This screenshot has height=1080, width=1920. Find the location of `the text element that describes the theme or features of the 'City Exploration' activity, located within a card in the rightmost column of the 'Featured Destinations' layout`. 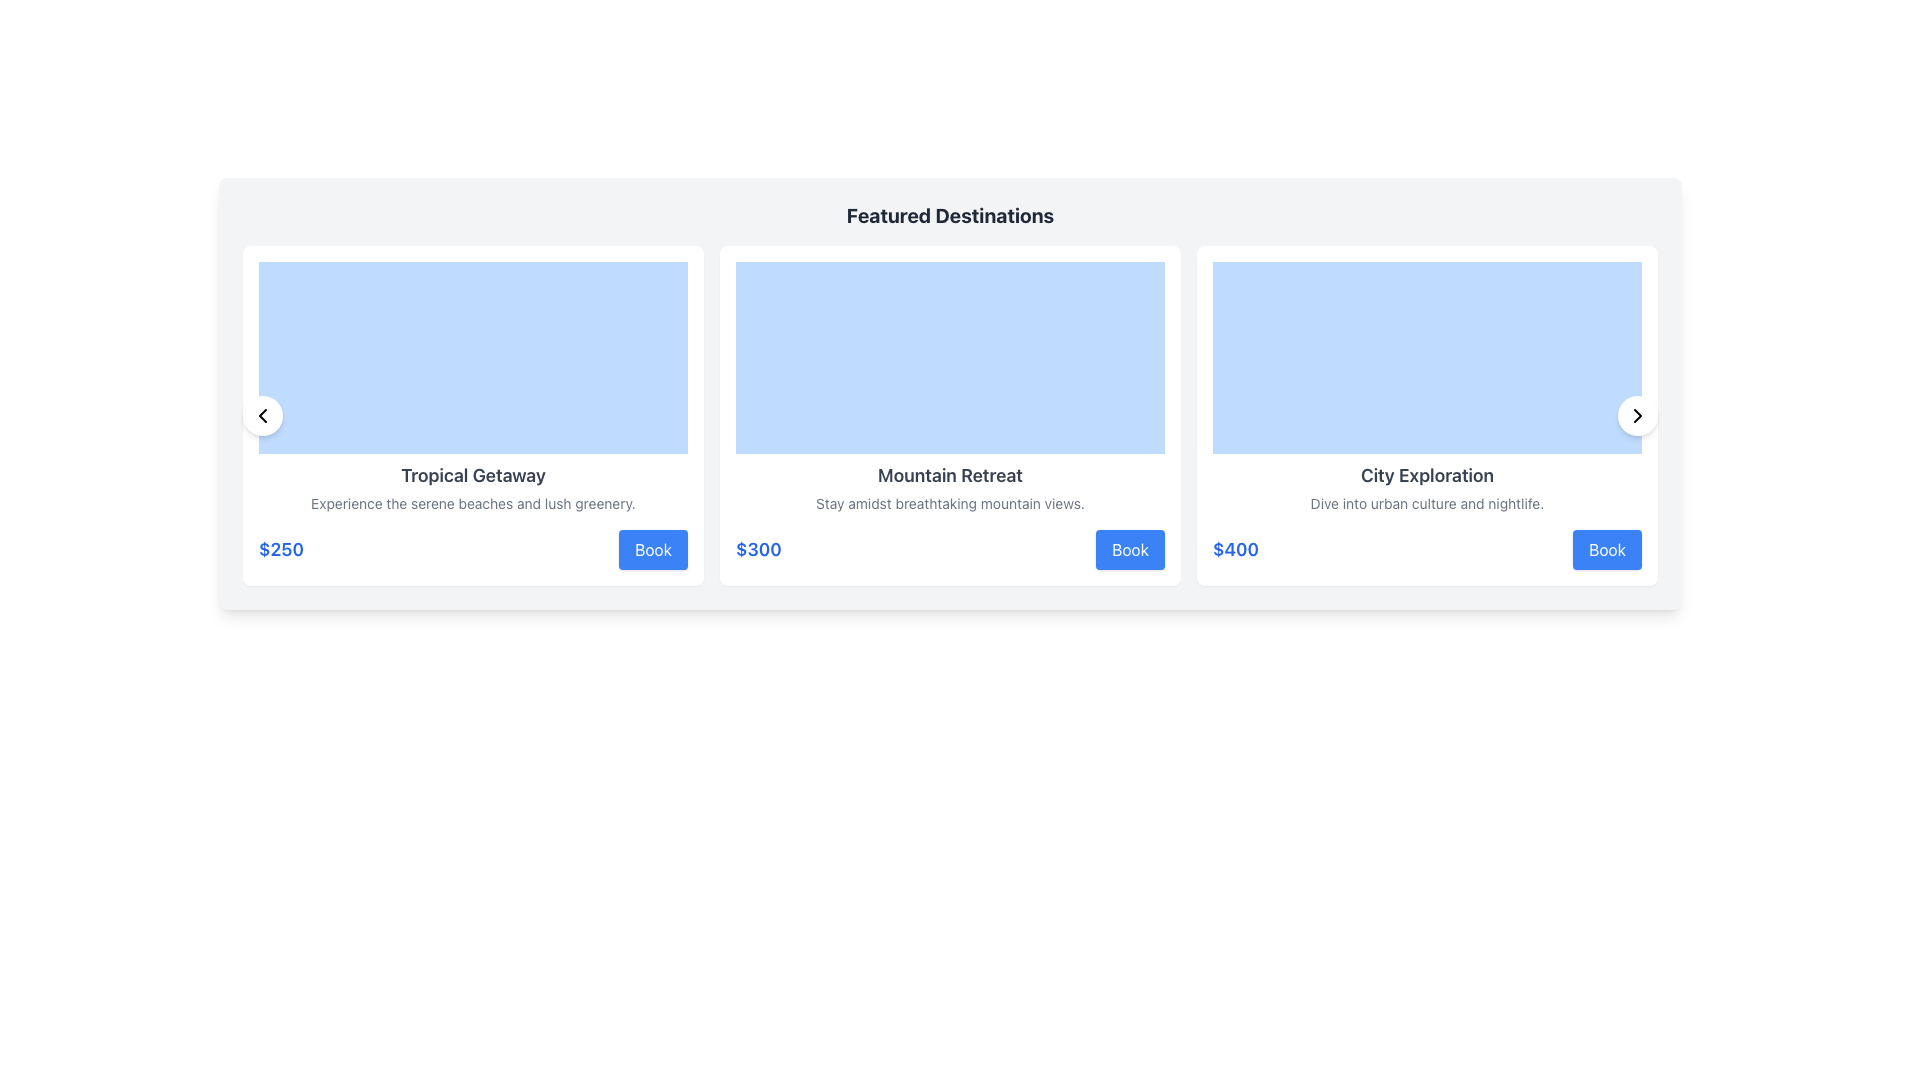

the text element that describes the theme or features of the 'City Exploration' activity, located within a card in the rightmost column of the 'Featured Destinations' layout is located at coordinates (1426, 503).